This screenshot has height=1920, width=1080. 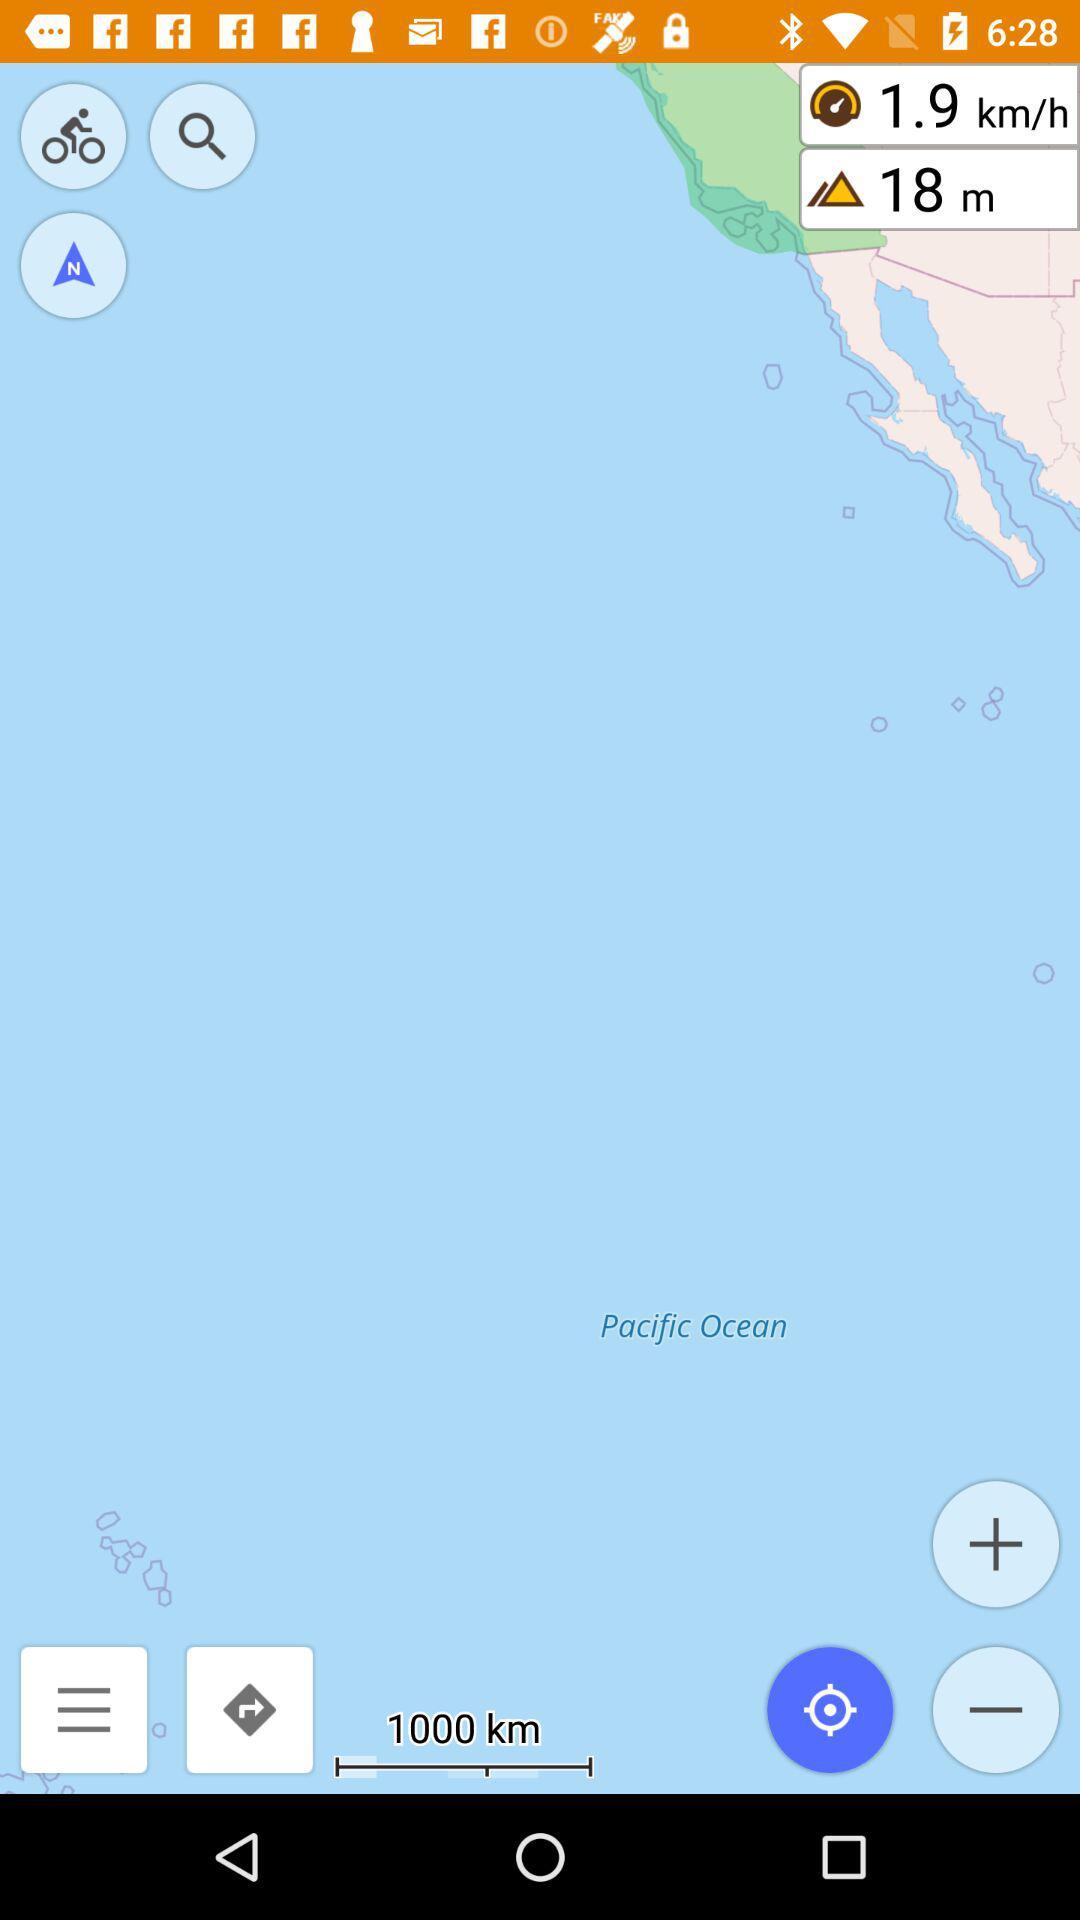 What do you see at coordinates (202, 135) in the screenshot?
I see `the search icon` at bounding box center [202, 135].